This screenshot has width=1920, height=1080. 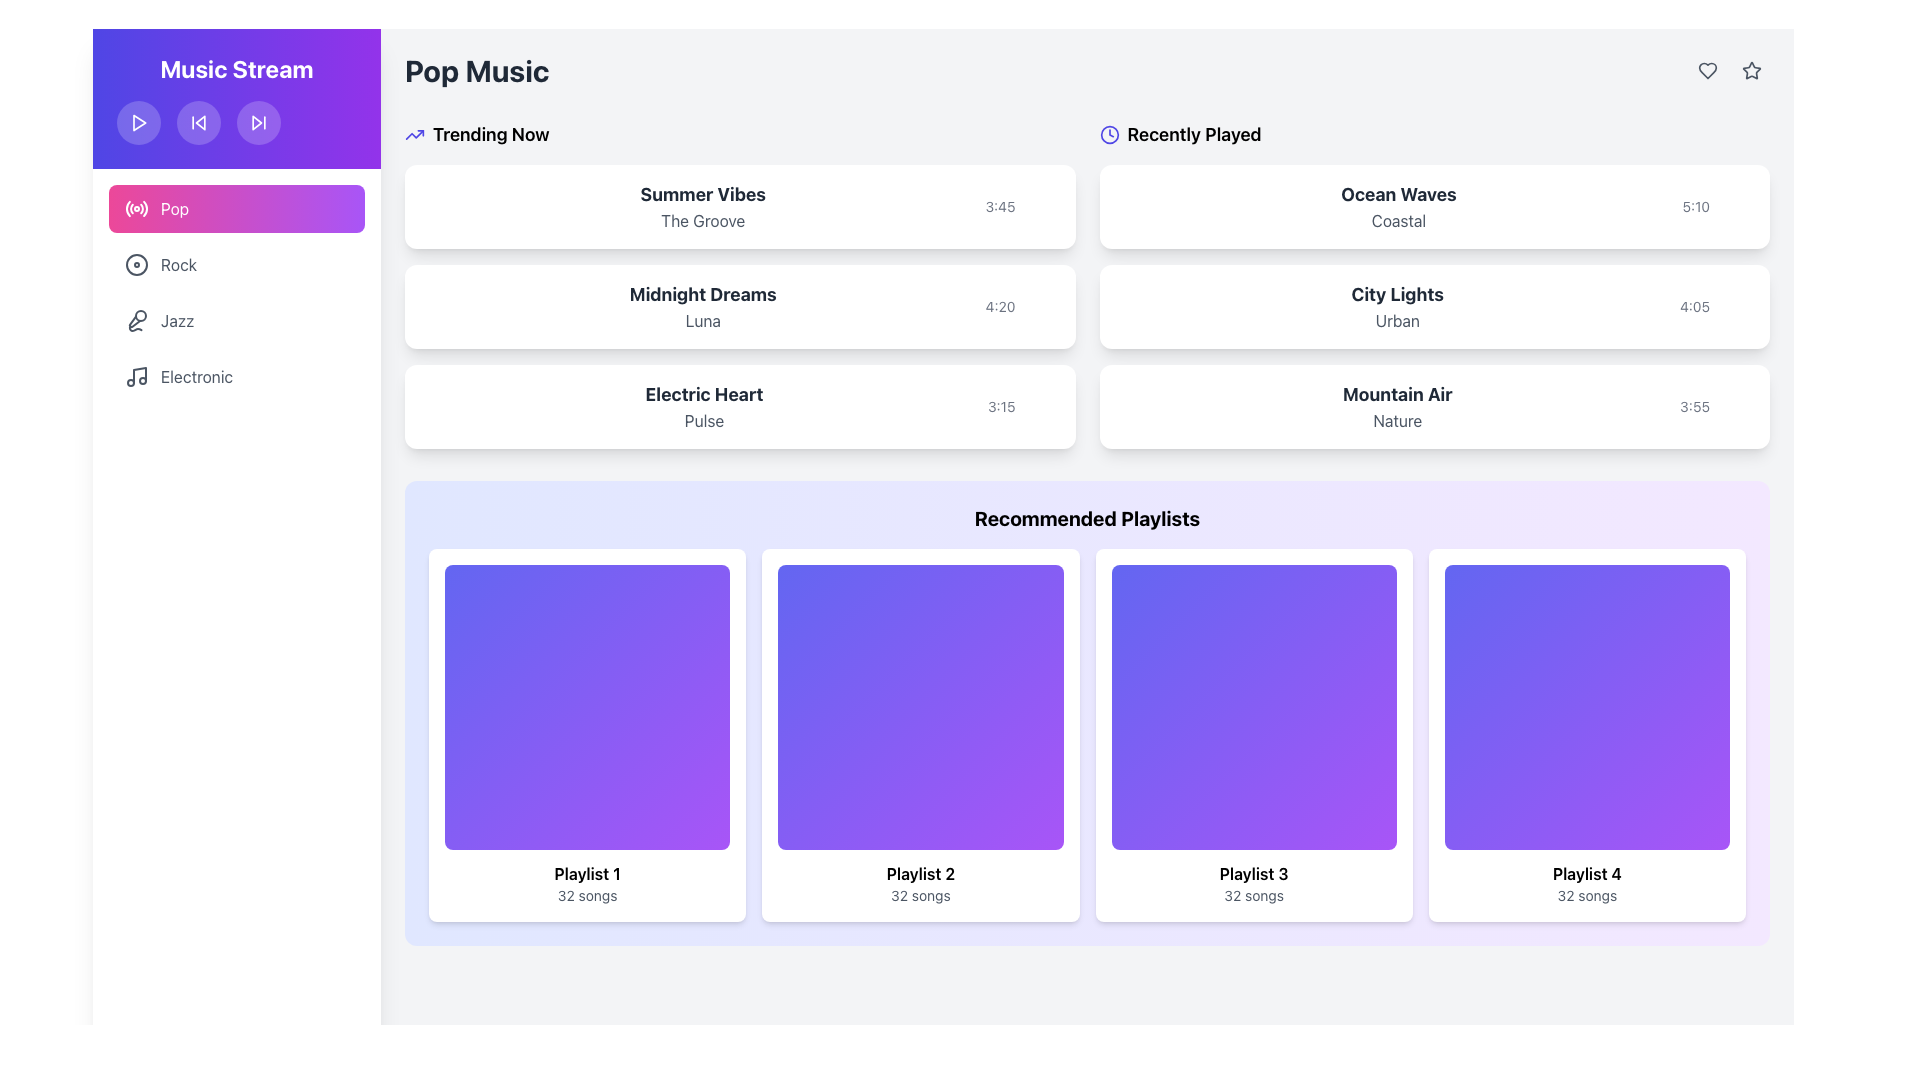 What do you see at coordinates (1736, 307) in the screenshot?
I see `the play button for the song 'City Lights' located in the 'Recently Played' section` at bounding box center [1736, 307].